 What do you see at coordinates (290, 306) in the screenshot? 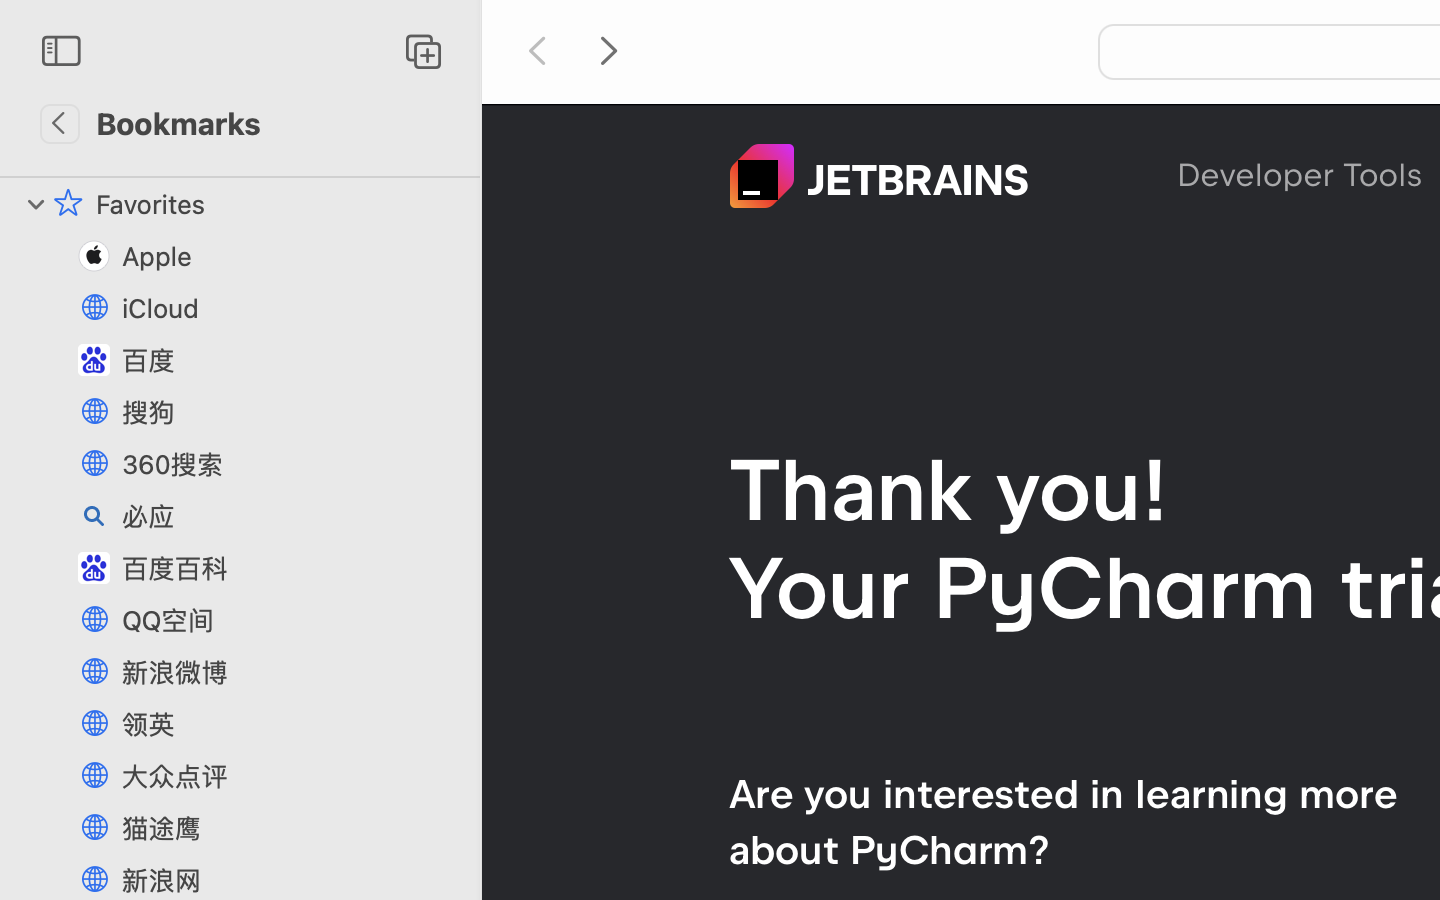
I see `'iCloud'` at bounding box center [290, 306].